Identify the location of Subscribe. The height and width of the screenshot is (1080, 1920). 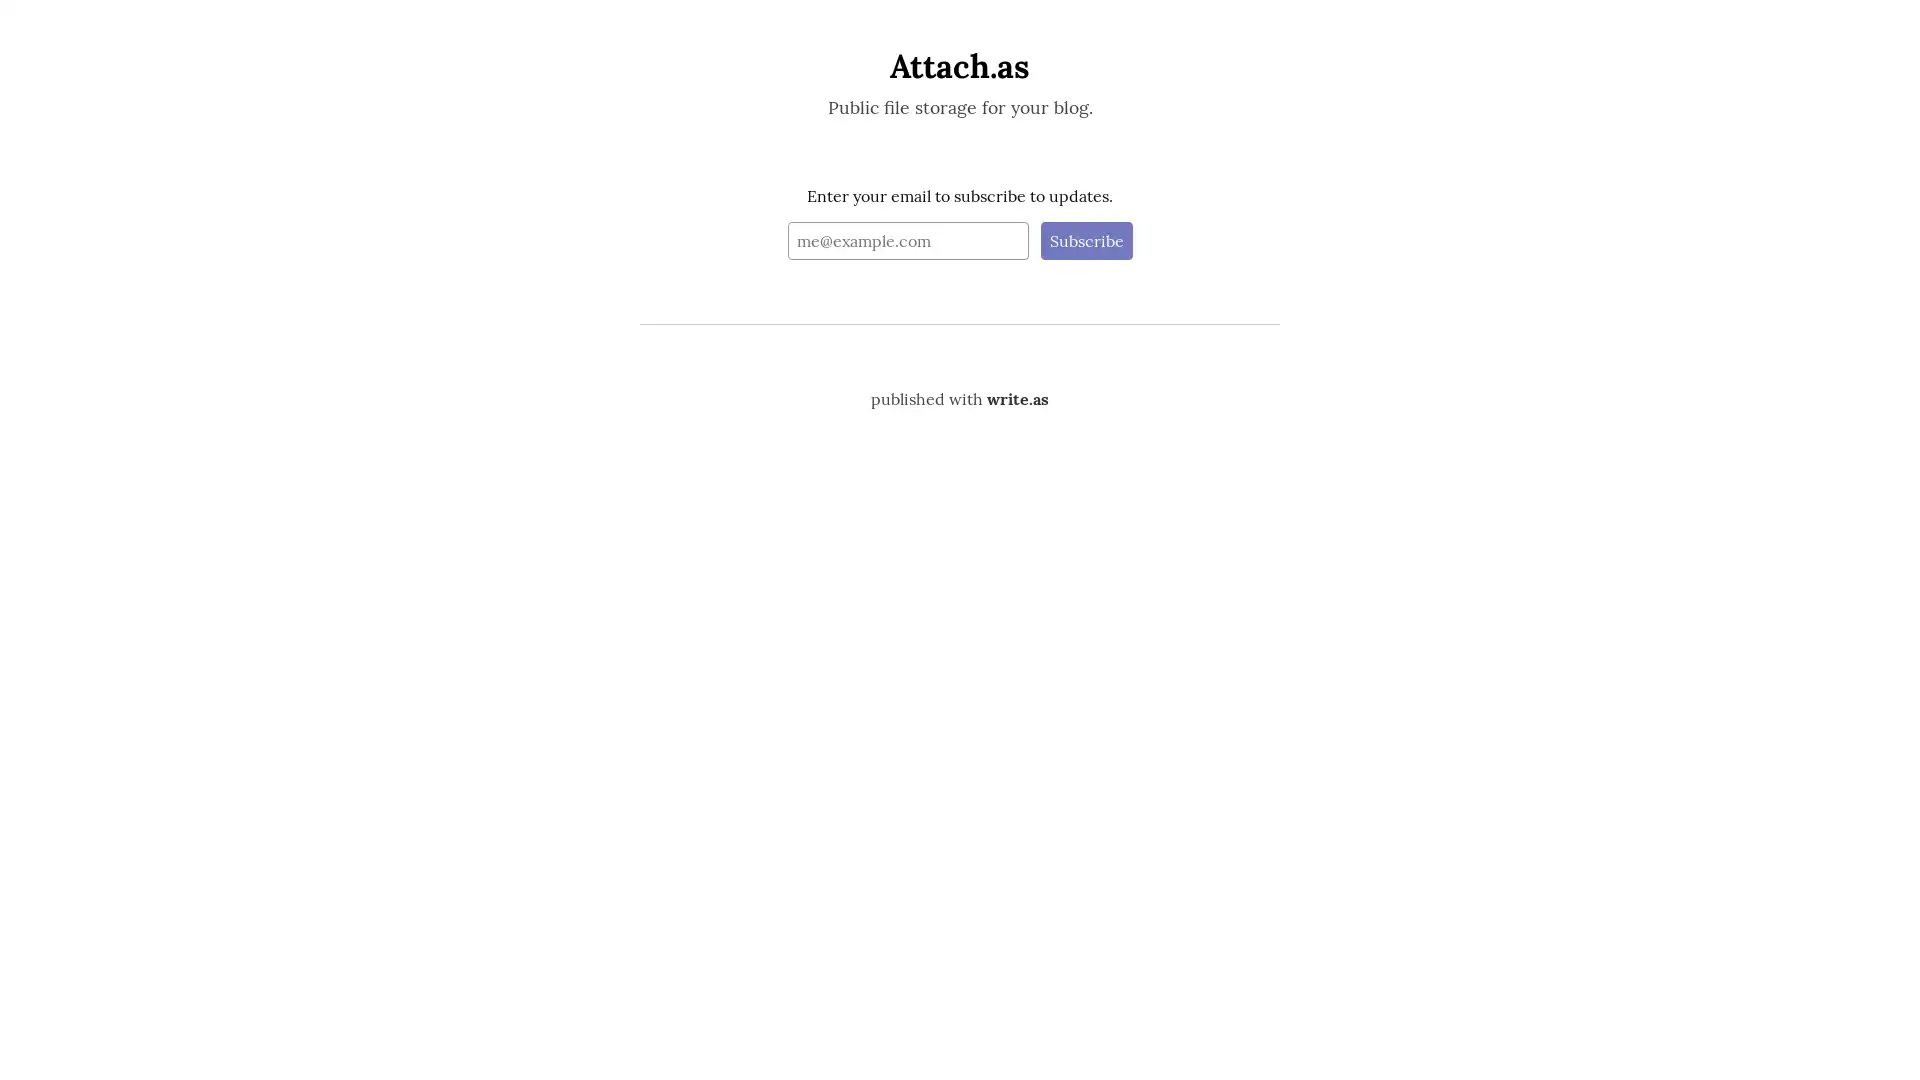
(1084, 238).